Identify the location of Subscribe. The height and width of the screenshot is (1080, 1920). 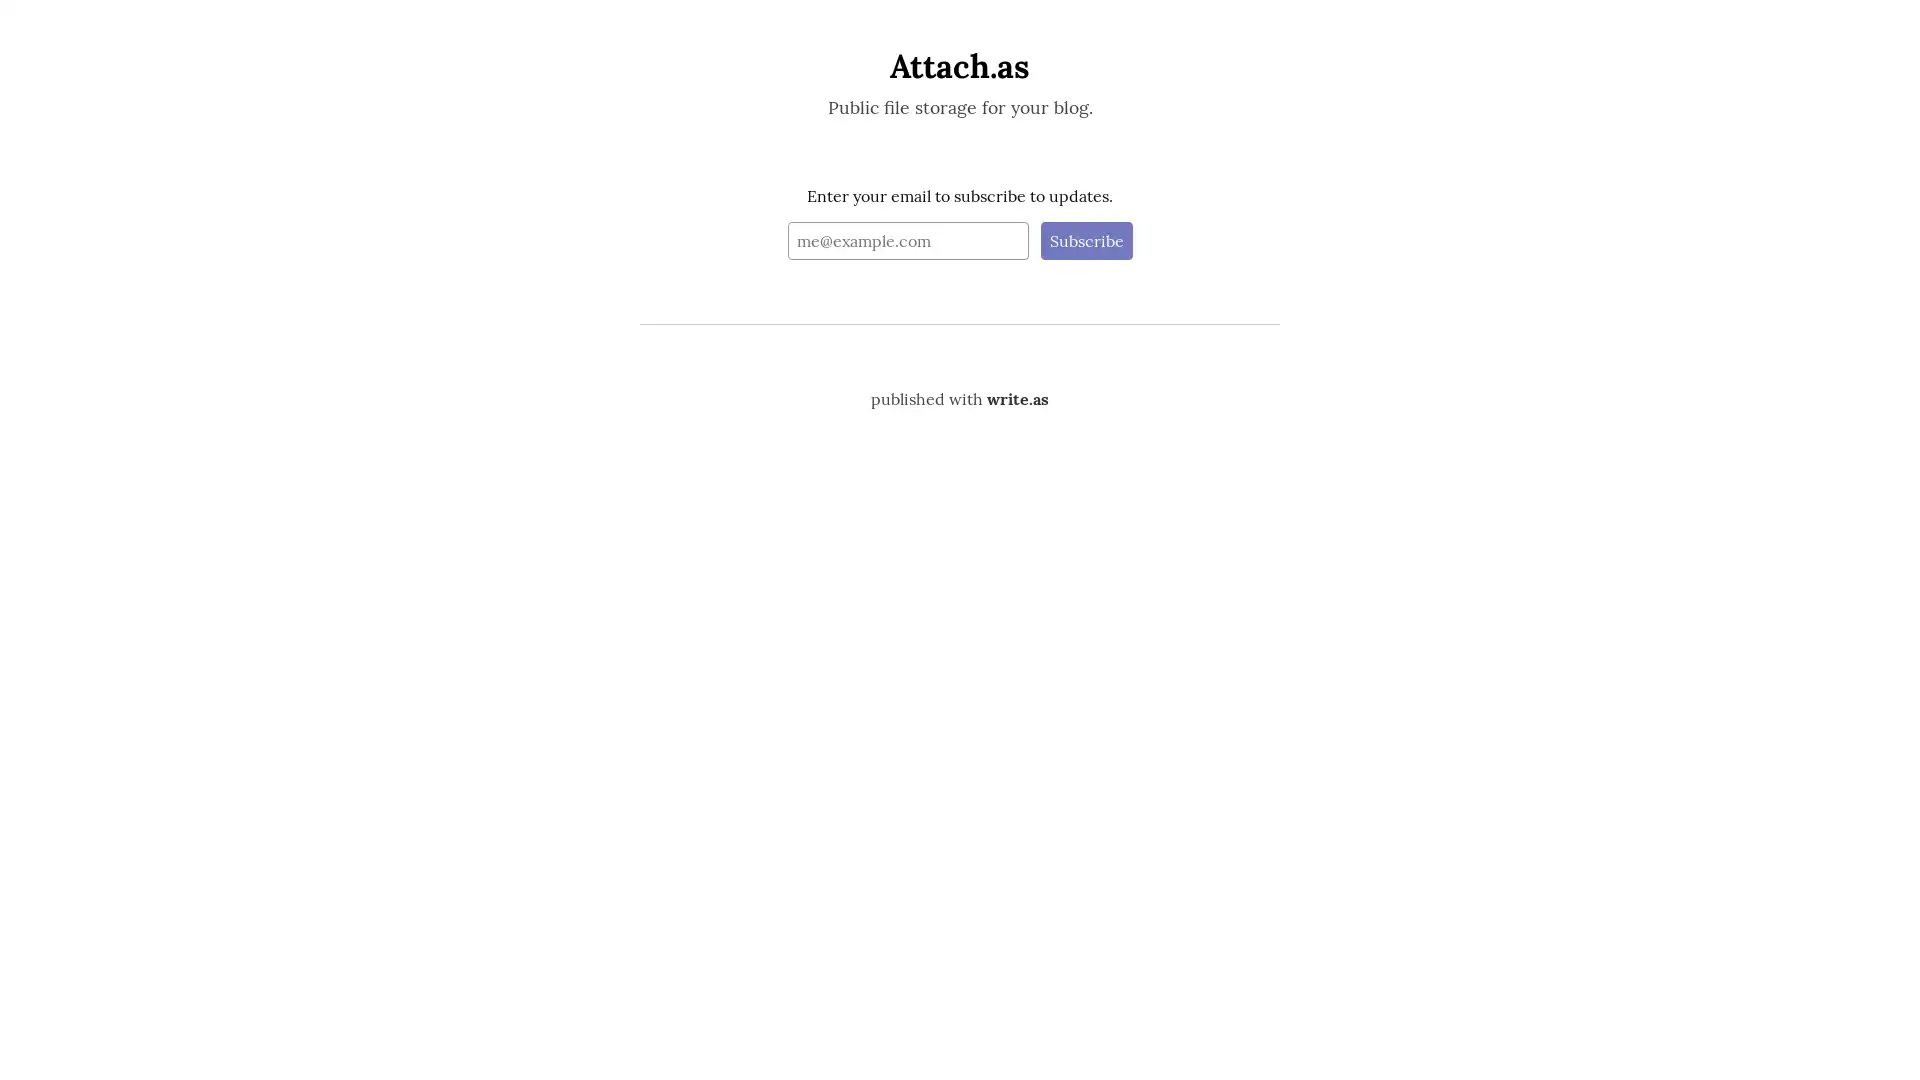
(1084, 238).